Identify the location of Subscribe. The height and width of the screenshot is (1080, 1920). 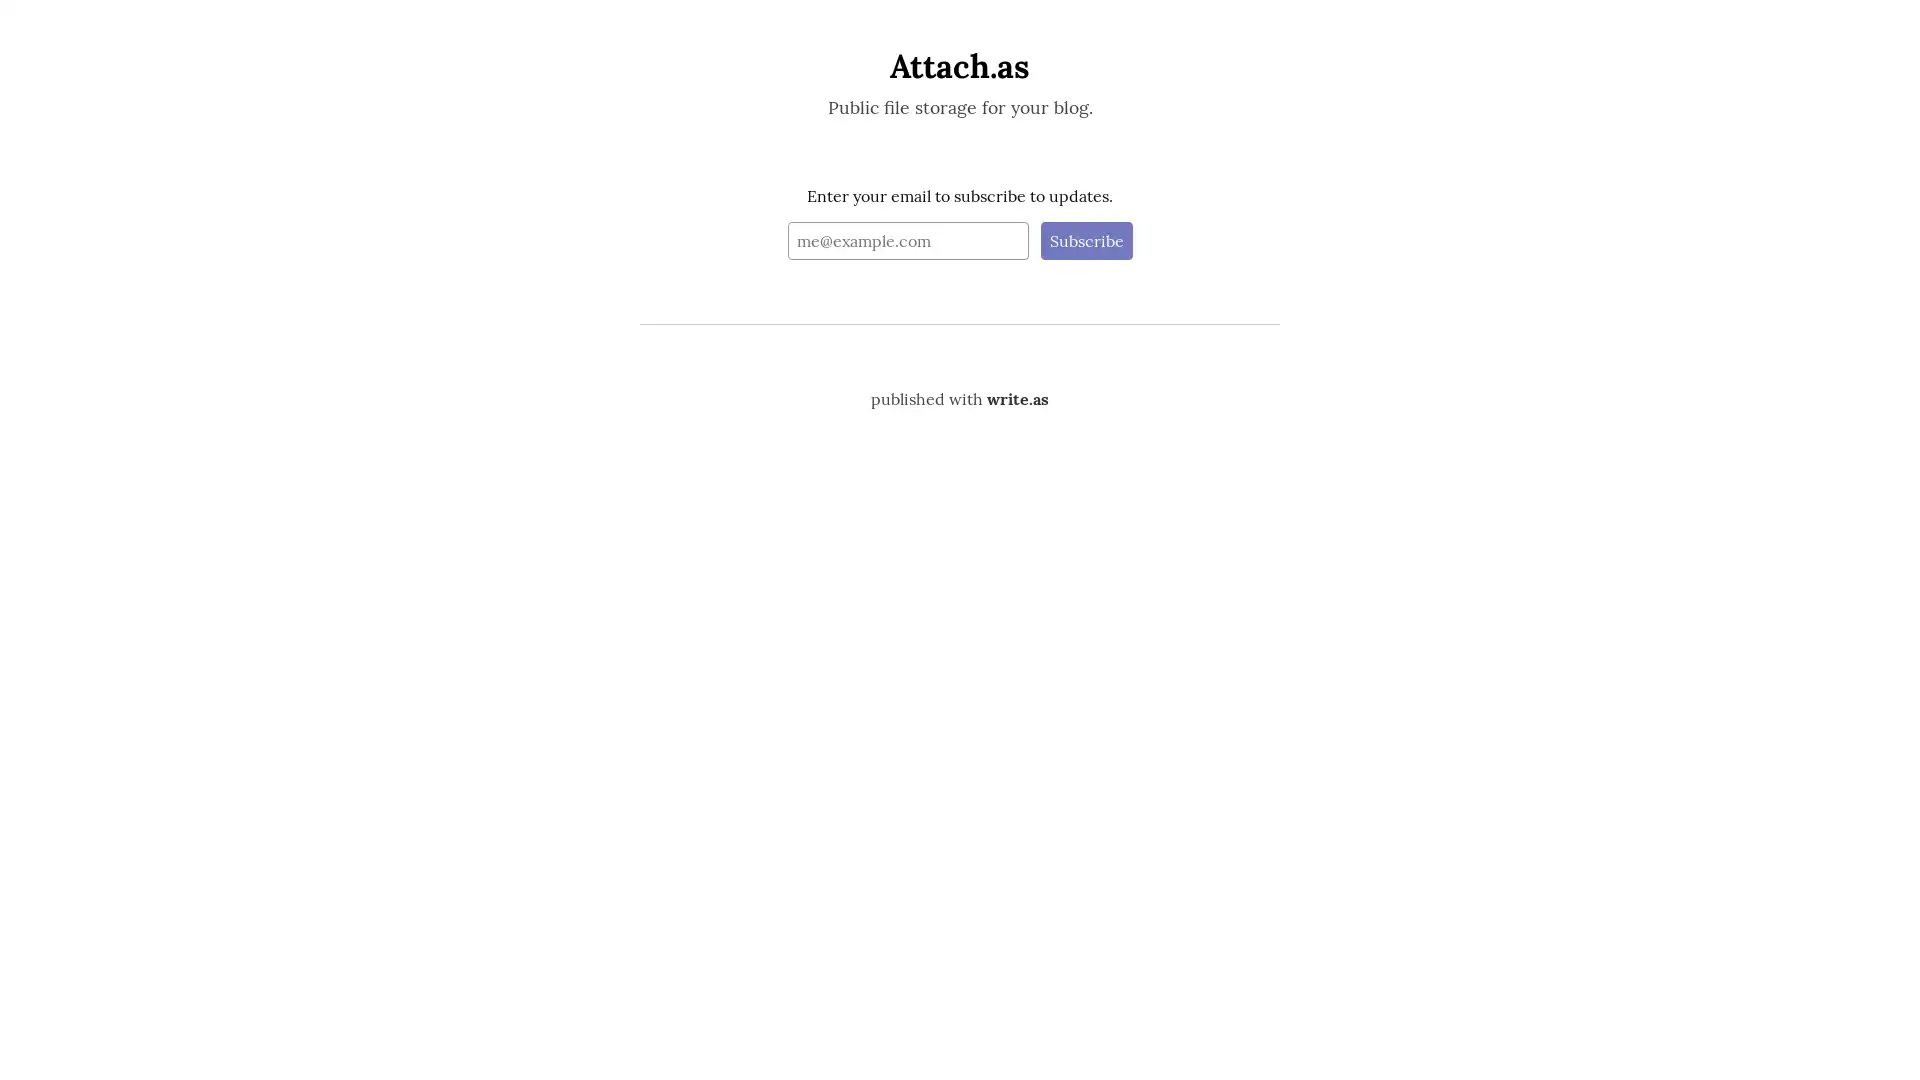
(1084, 238).